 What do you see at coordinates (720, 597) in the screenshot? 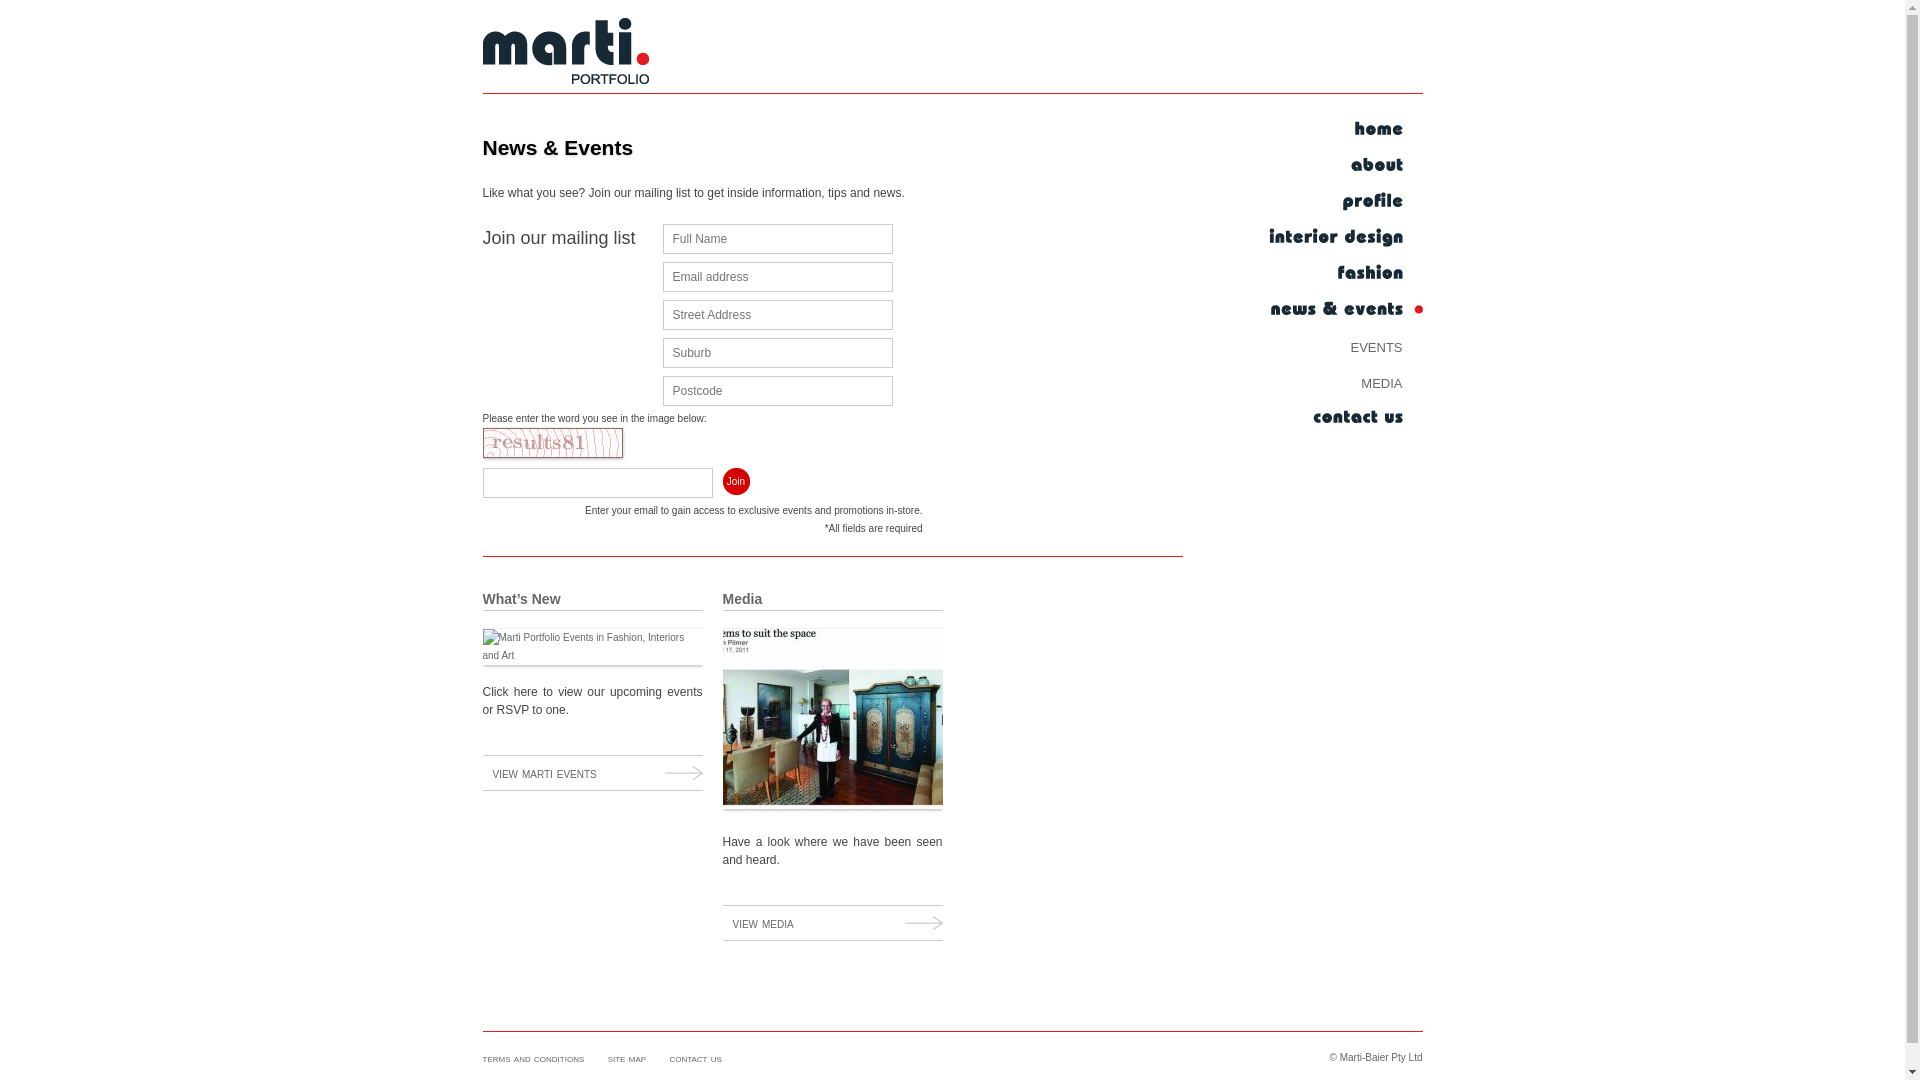
I see `'Media'` at bounding box center [720, 597].